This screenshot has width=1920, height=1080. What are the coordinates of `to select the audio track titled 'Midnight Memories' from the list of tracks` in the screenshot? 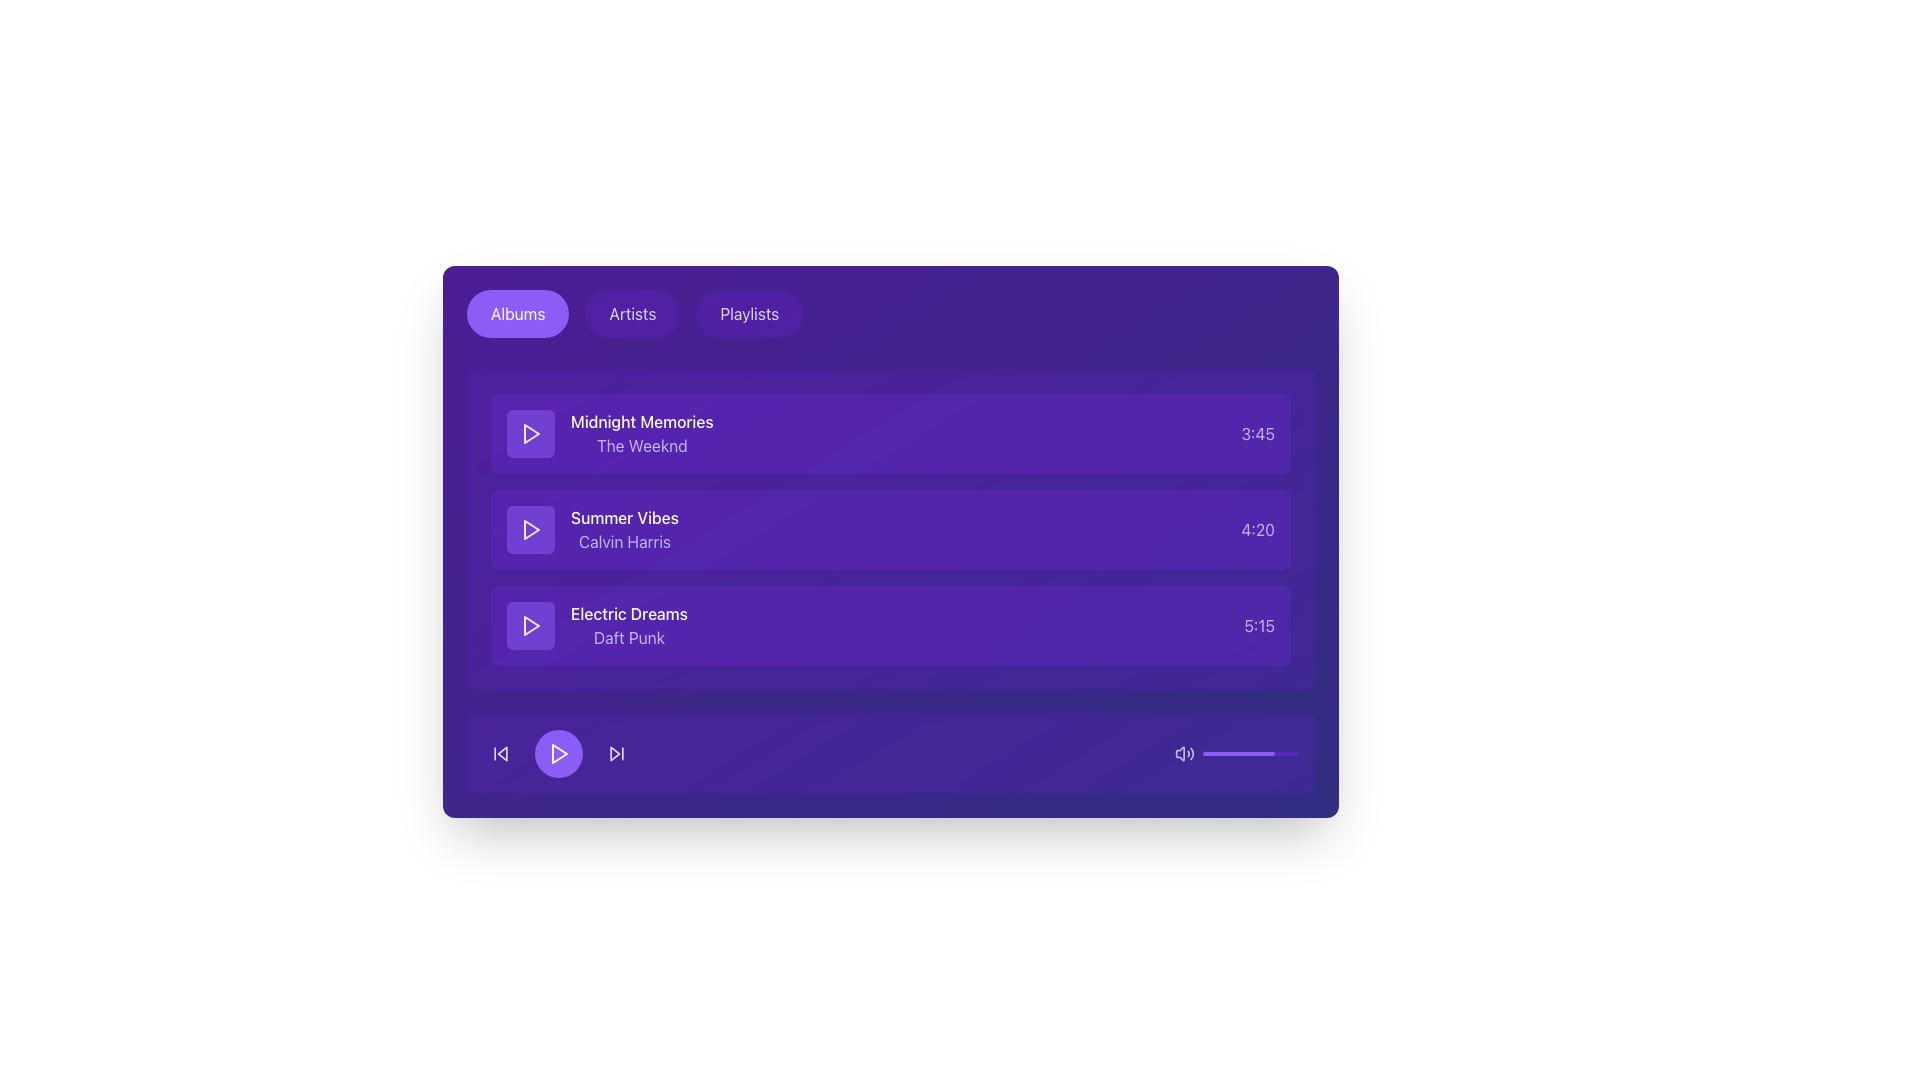 It's located at (890, 433).